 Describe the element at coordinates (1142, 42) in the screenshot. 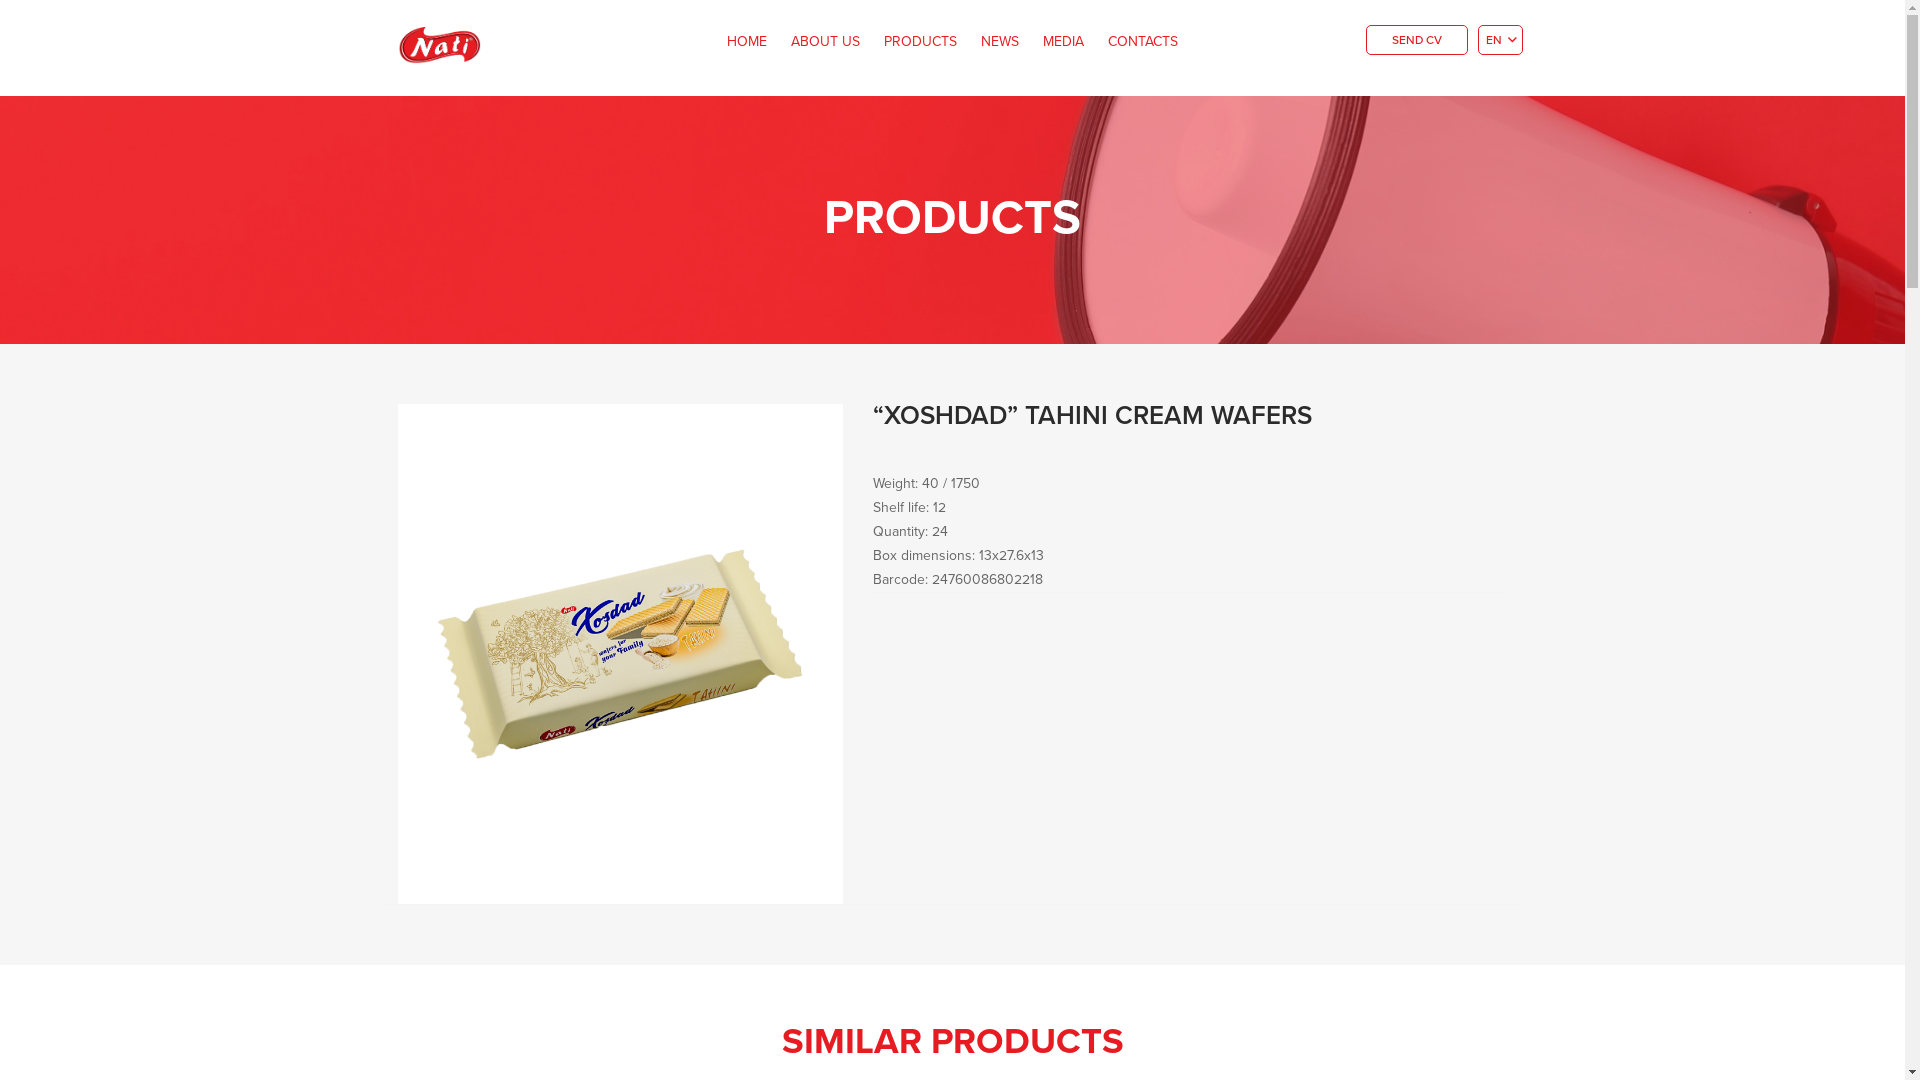

I see `'CONTACTS'` at that location.